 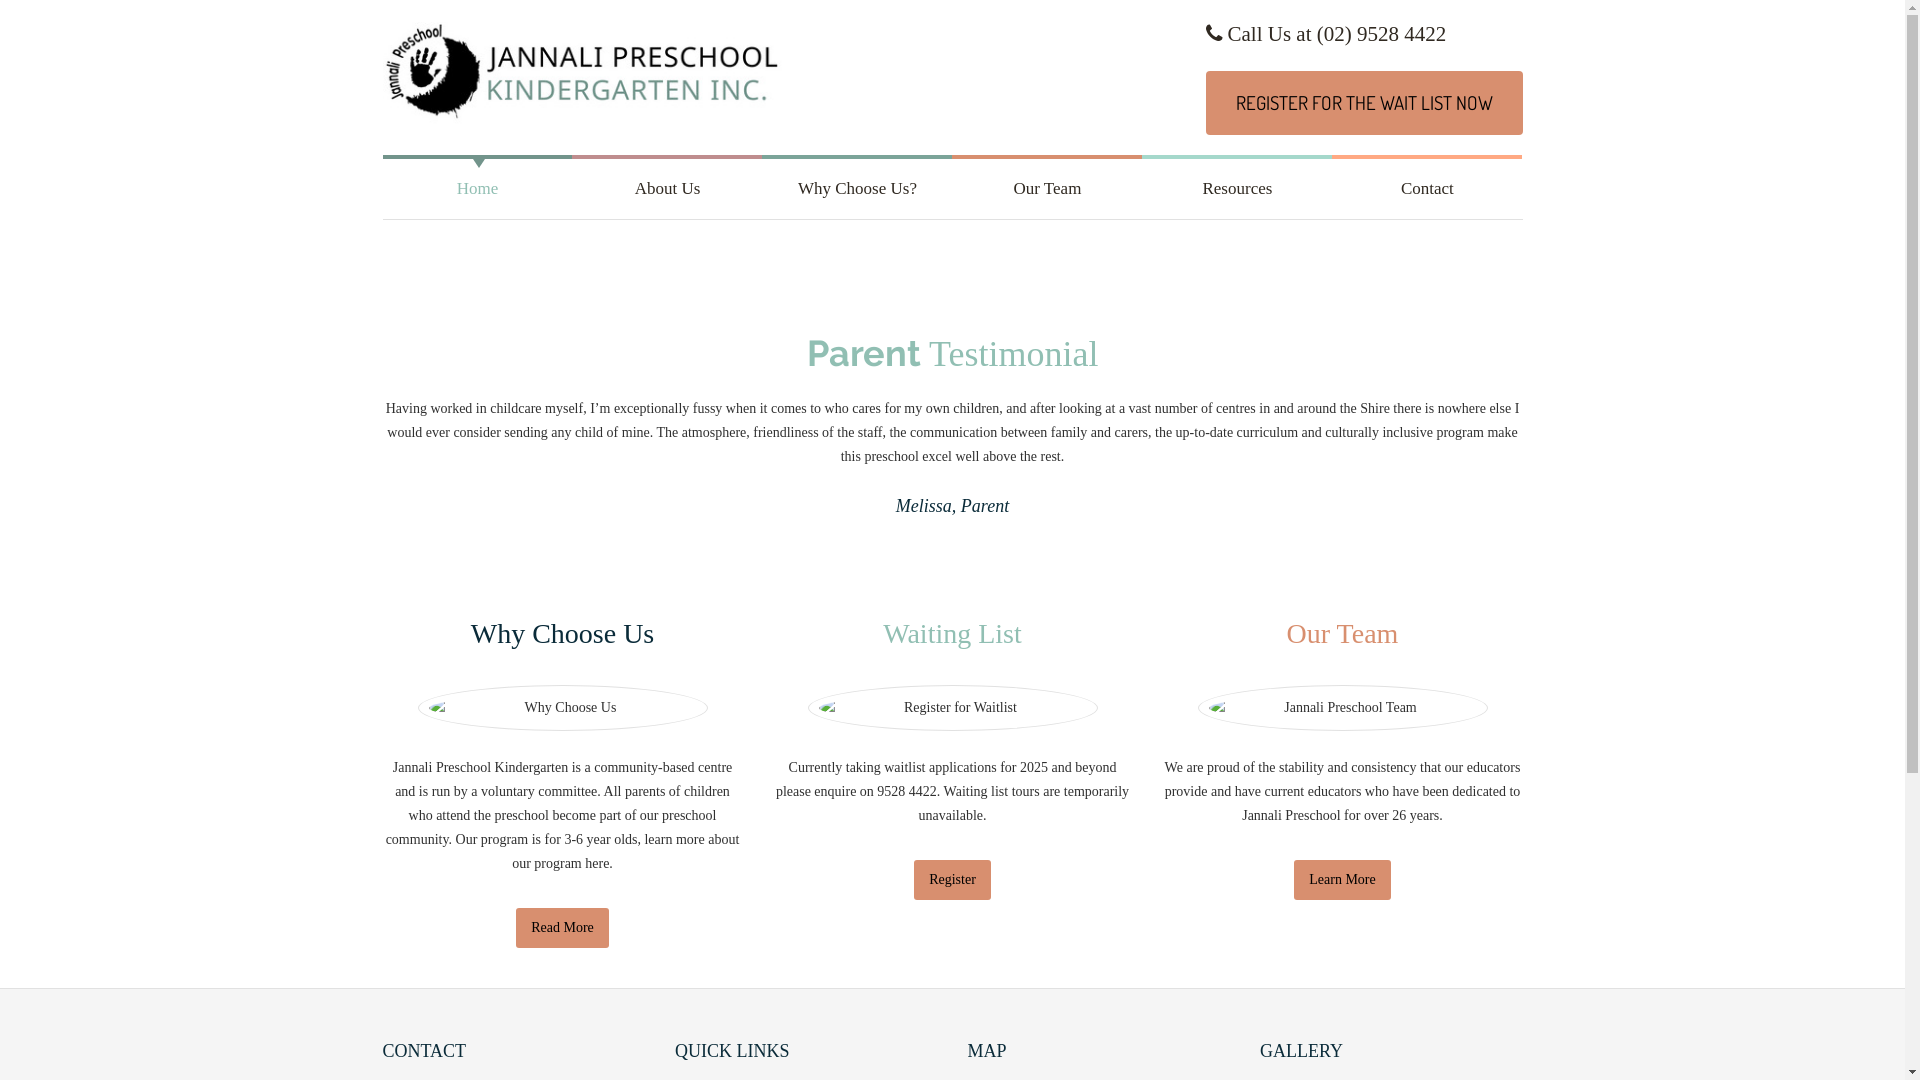 I want to click on 'Learn More', so click(x=1342, y=878).